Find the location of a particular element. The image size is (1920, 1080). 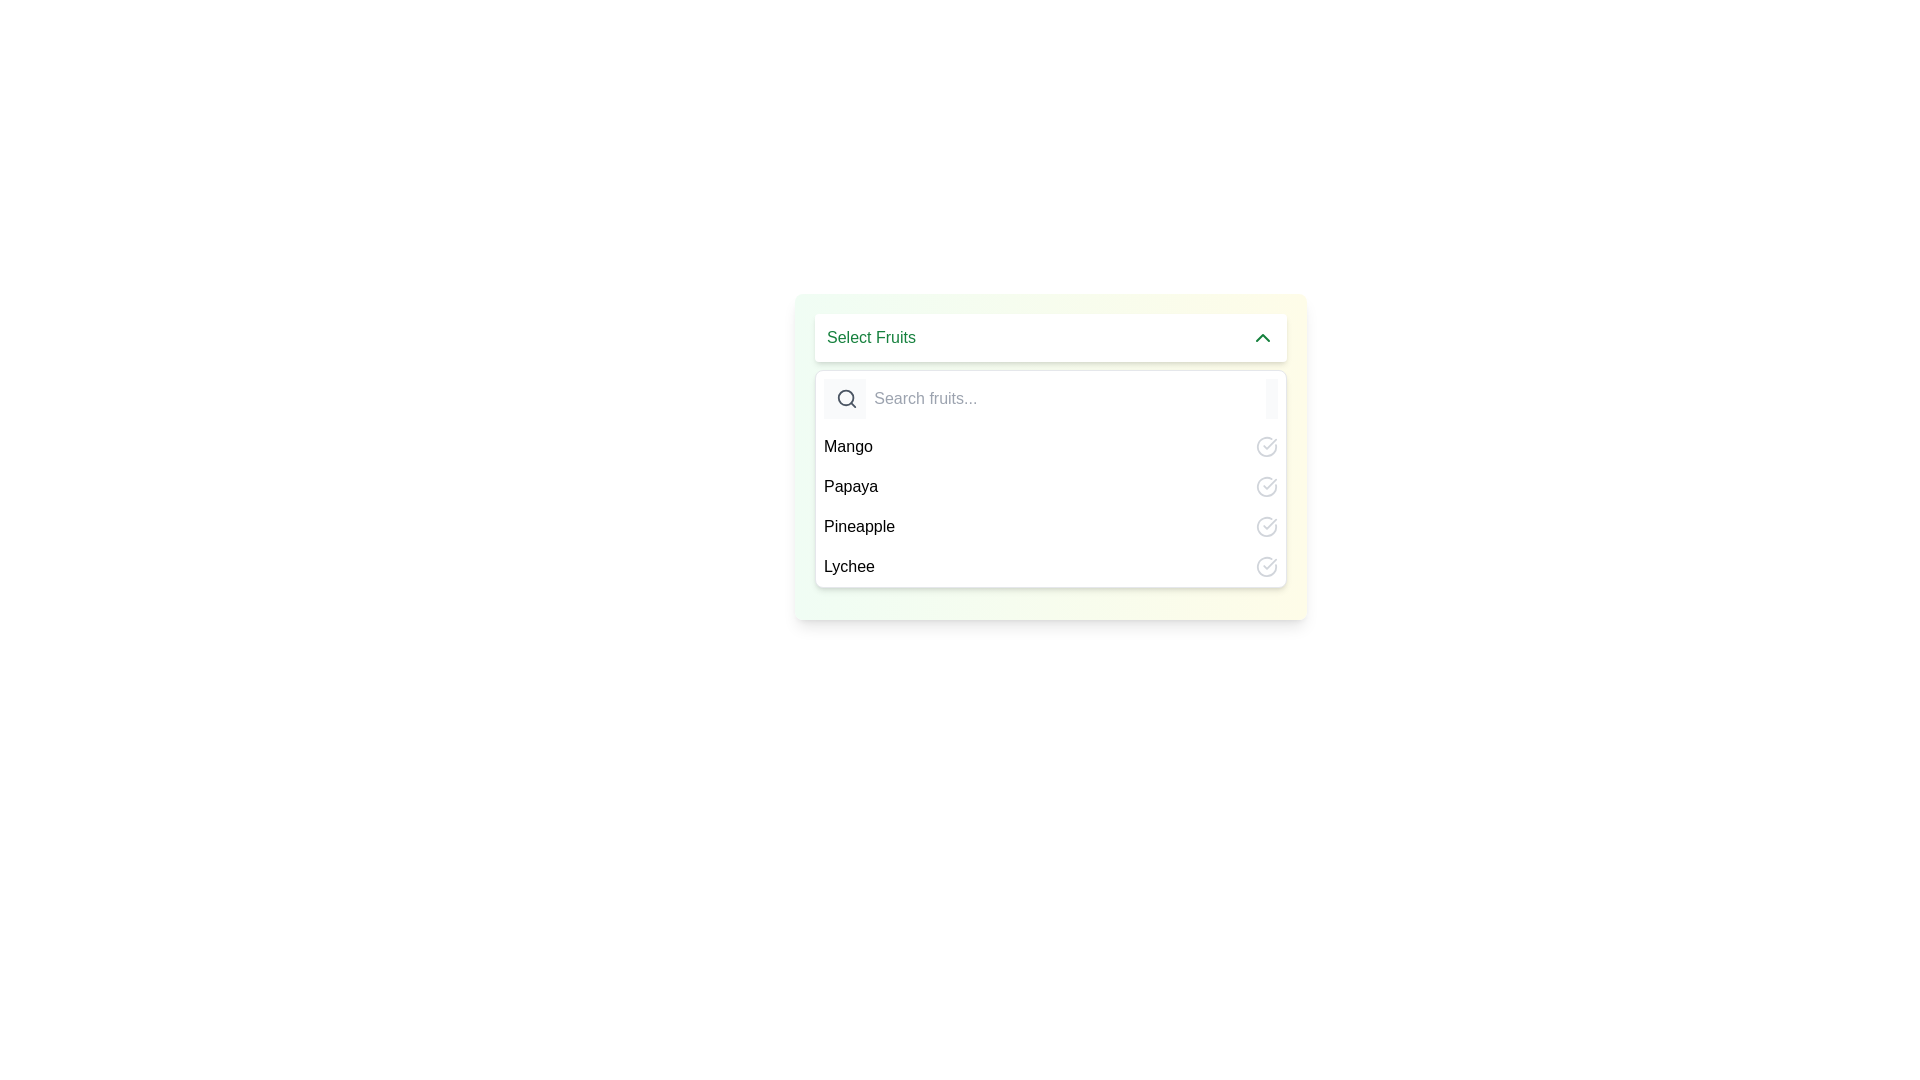

the text label displaying 'Lychee', which is the fourth item in the list and serves as a selectable fruit item is located at coordinates (849, 567).